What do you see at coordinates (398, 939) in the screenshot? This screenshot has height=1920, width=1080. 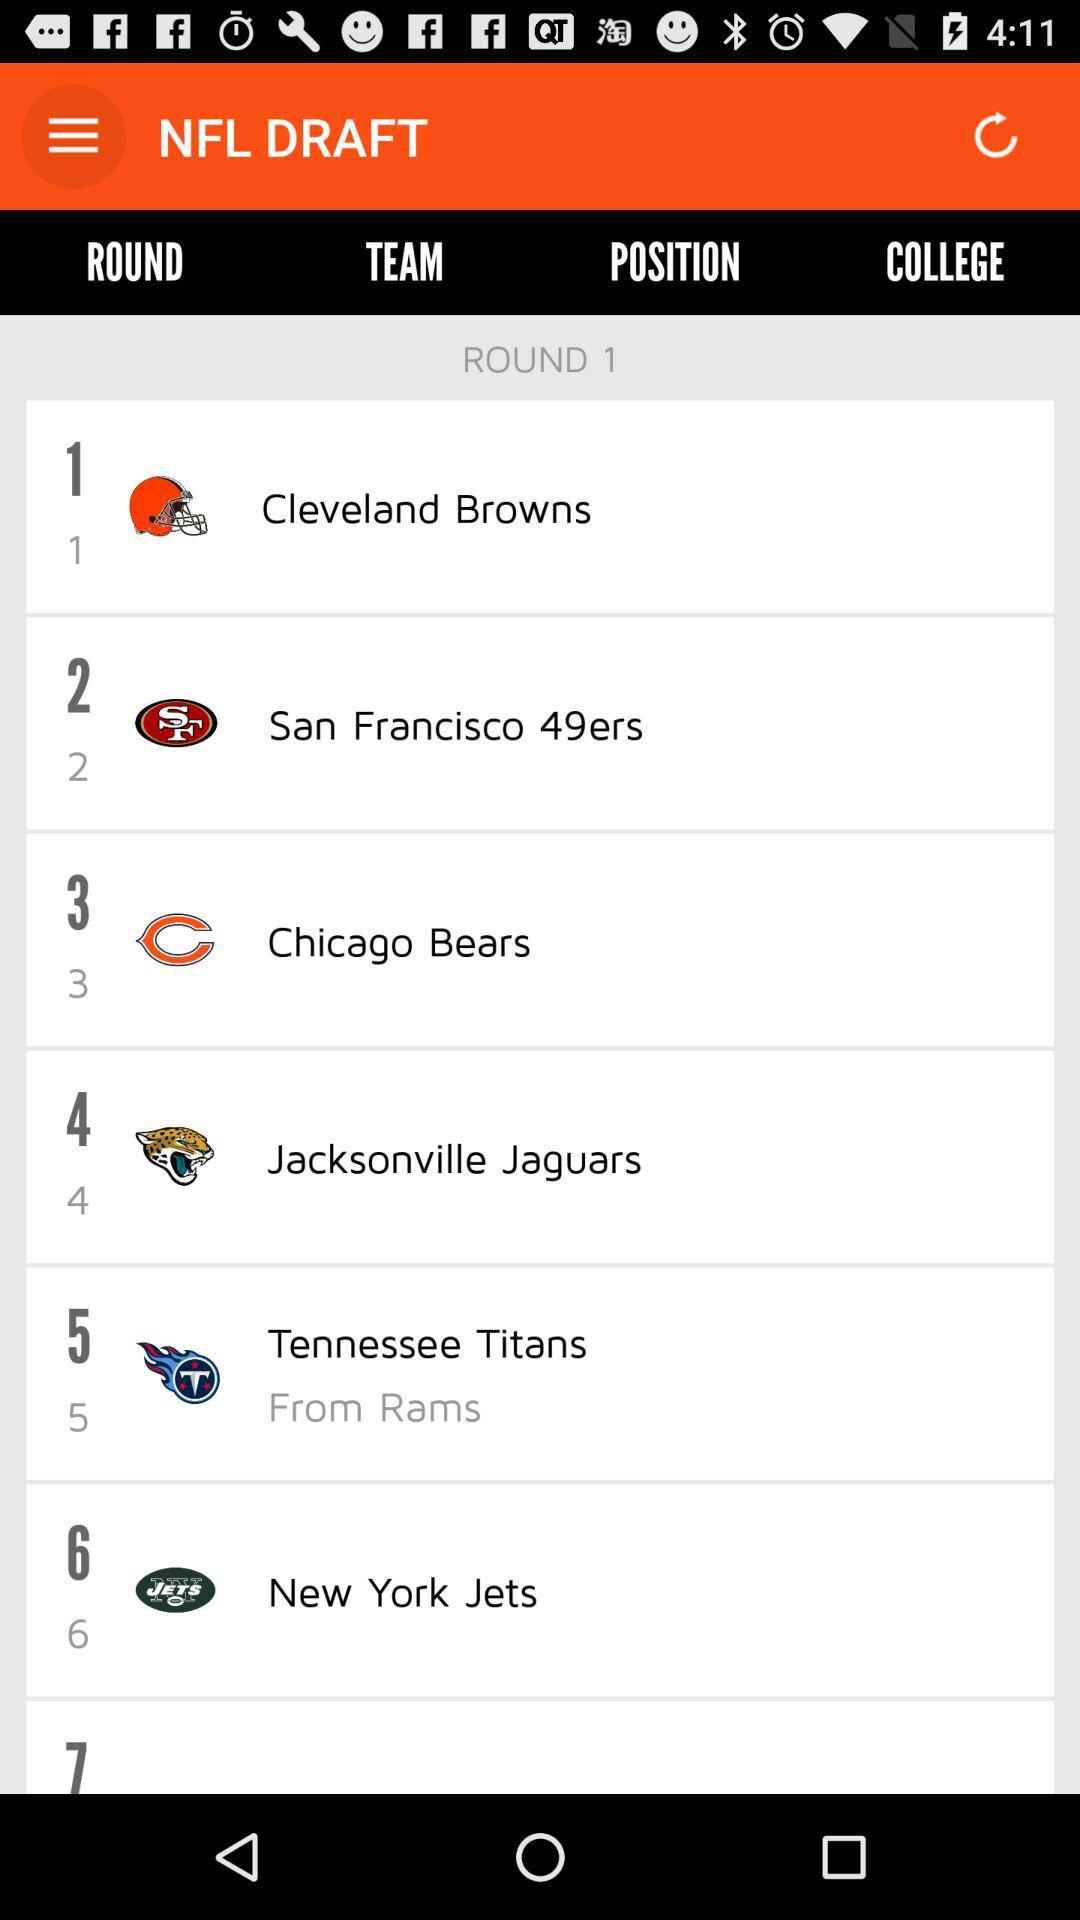 I see `item below san francisco 49ers item` at bounding box center [398, 939].